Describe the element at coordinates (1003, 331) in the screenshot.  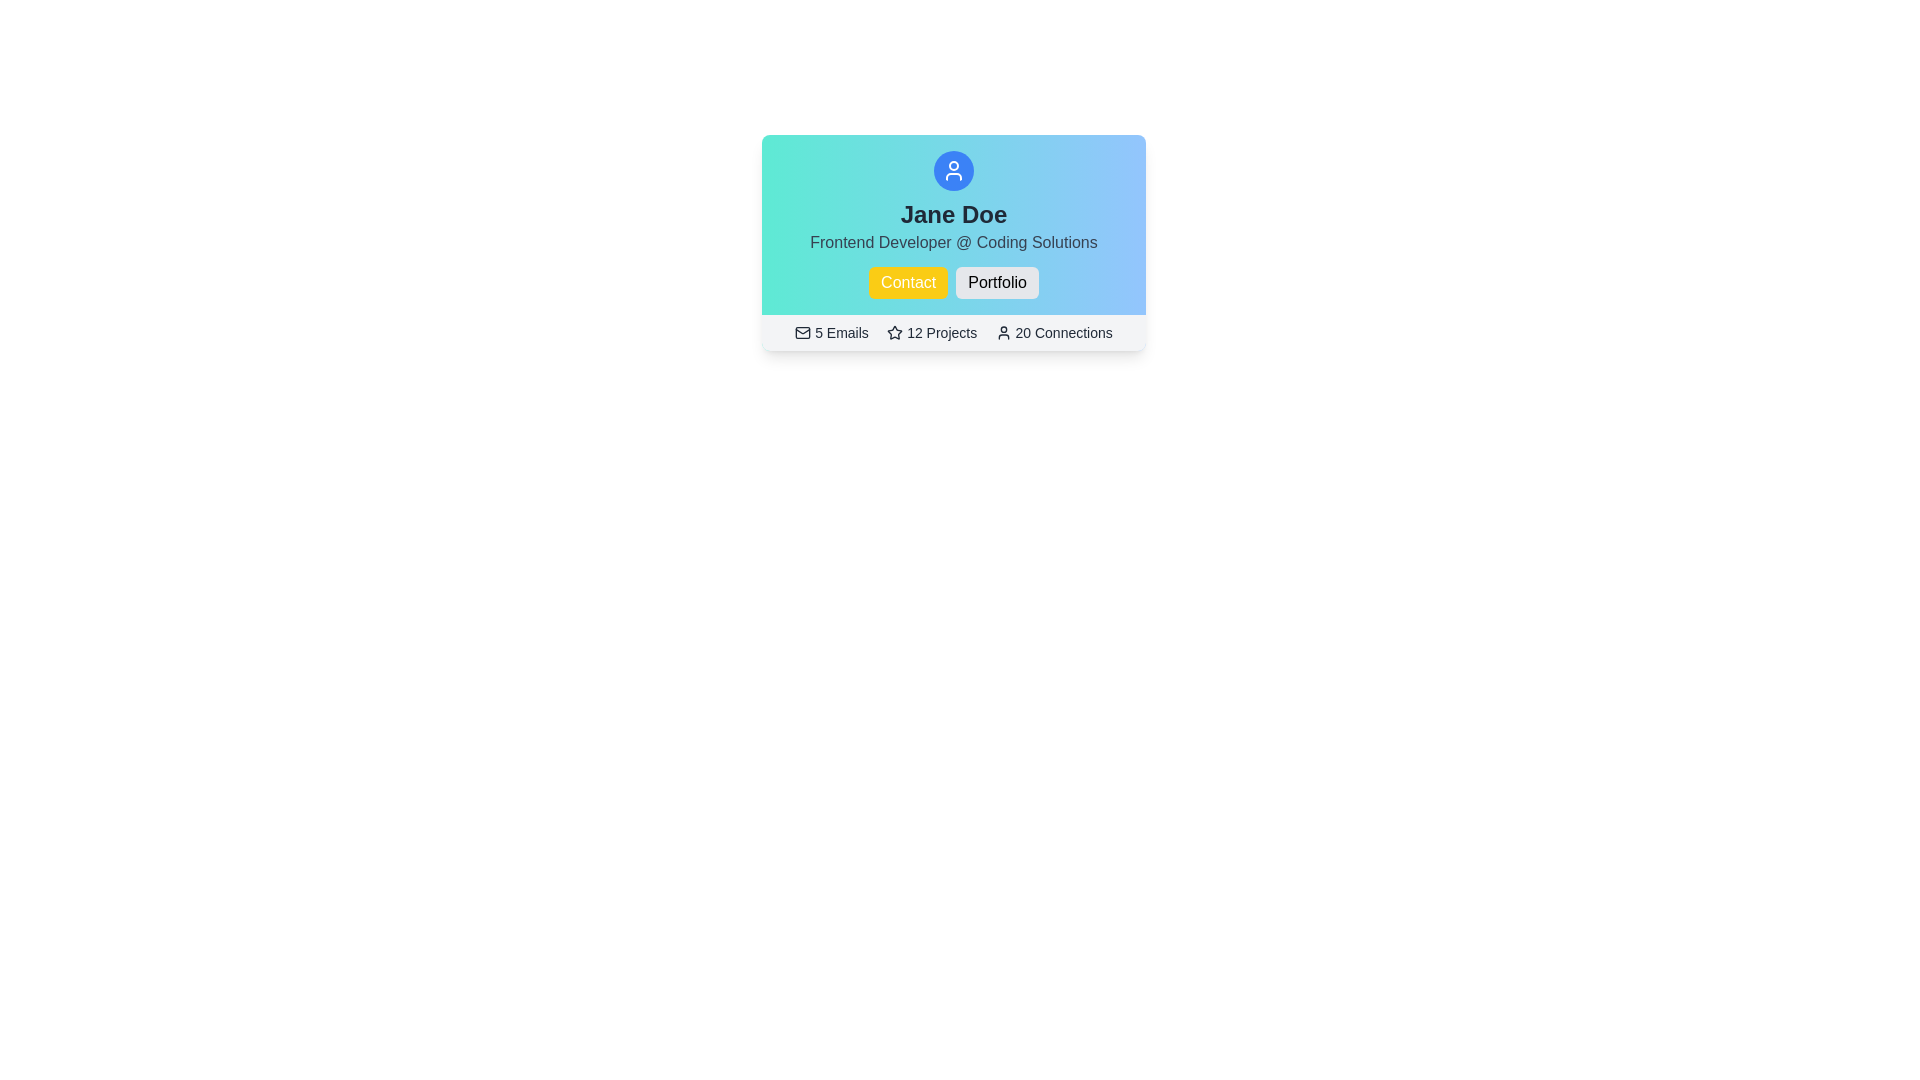
I see `the icon representing '20 Connections' located to the left of the text in the footer section of the user card` at that location.